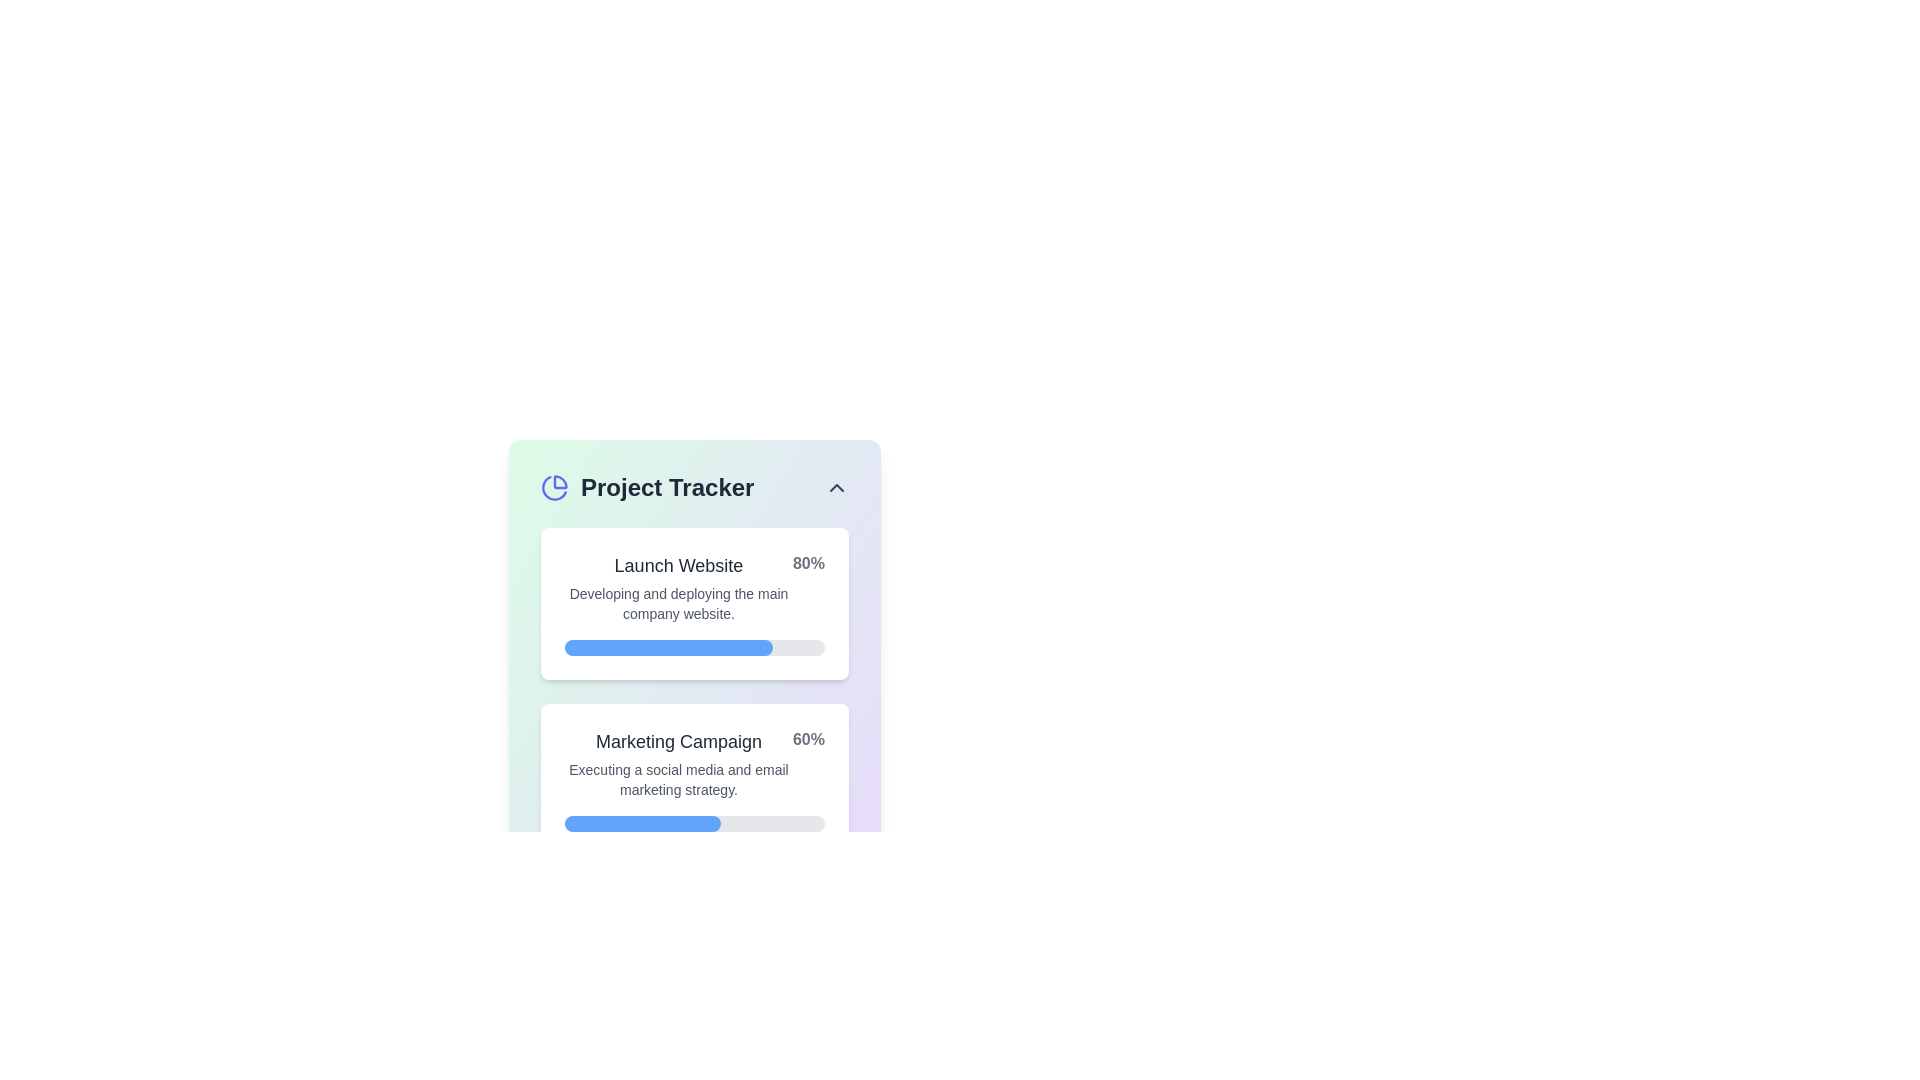  I want to click on the blue progress indicator bar that occupies 60% of the available width, located below the 'Marketing Campaign' label in the 'Project Tracker' interface, so click(643, 824).